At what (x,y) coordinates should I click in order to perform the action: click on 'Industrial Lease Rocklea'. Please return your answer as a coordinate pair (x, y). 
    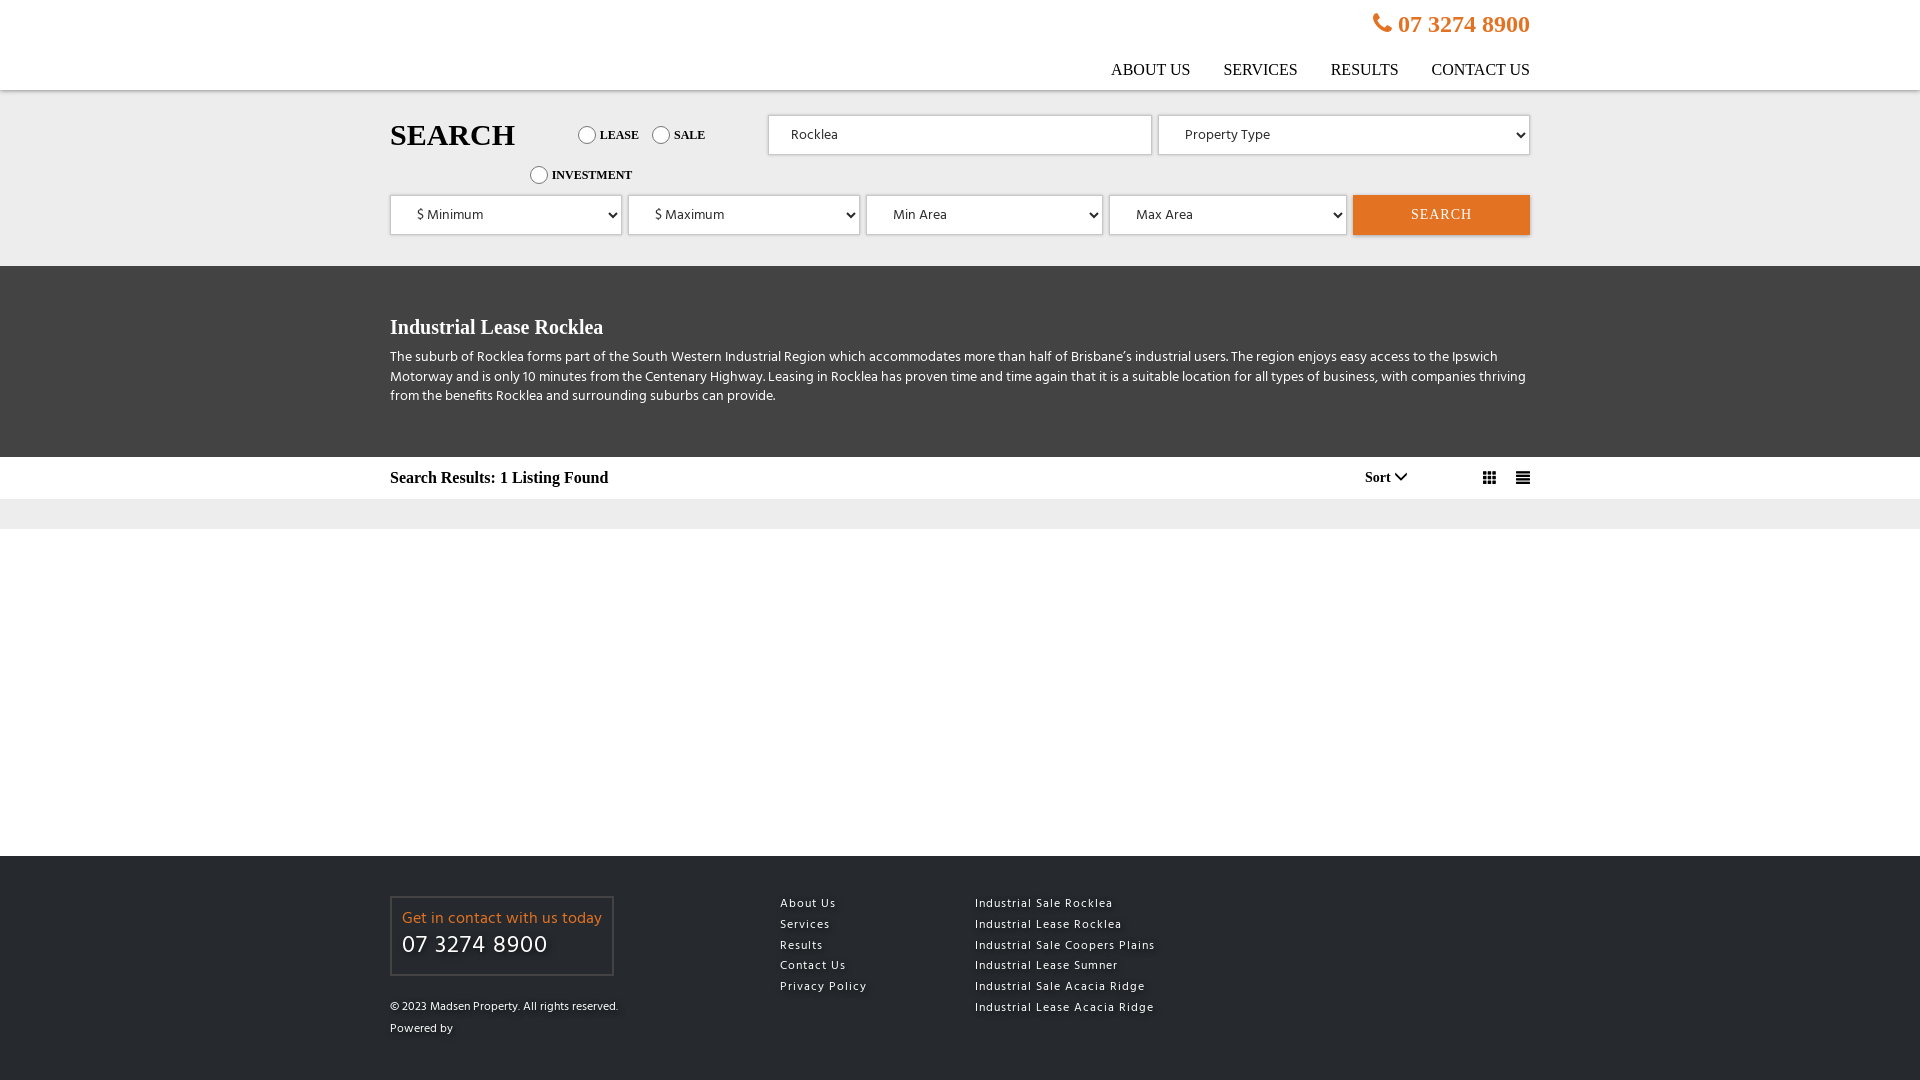
    Looking at the image, I should click on (1105, 925).